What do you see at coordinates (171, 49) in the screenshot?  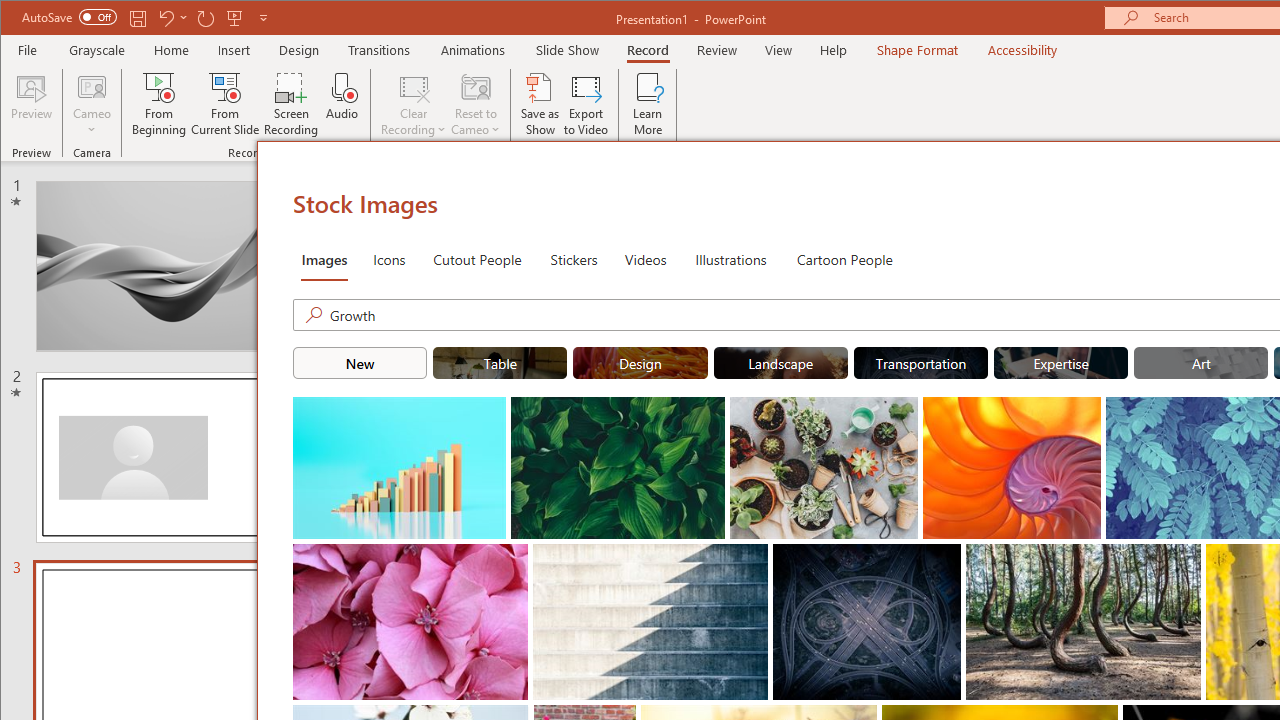 I see `'Home'` at bounding box center [171, 49].